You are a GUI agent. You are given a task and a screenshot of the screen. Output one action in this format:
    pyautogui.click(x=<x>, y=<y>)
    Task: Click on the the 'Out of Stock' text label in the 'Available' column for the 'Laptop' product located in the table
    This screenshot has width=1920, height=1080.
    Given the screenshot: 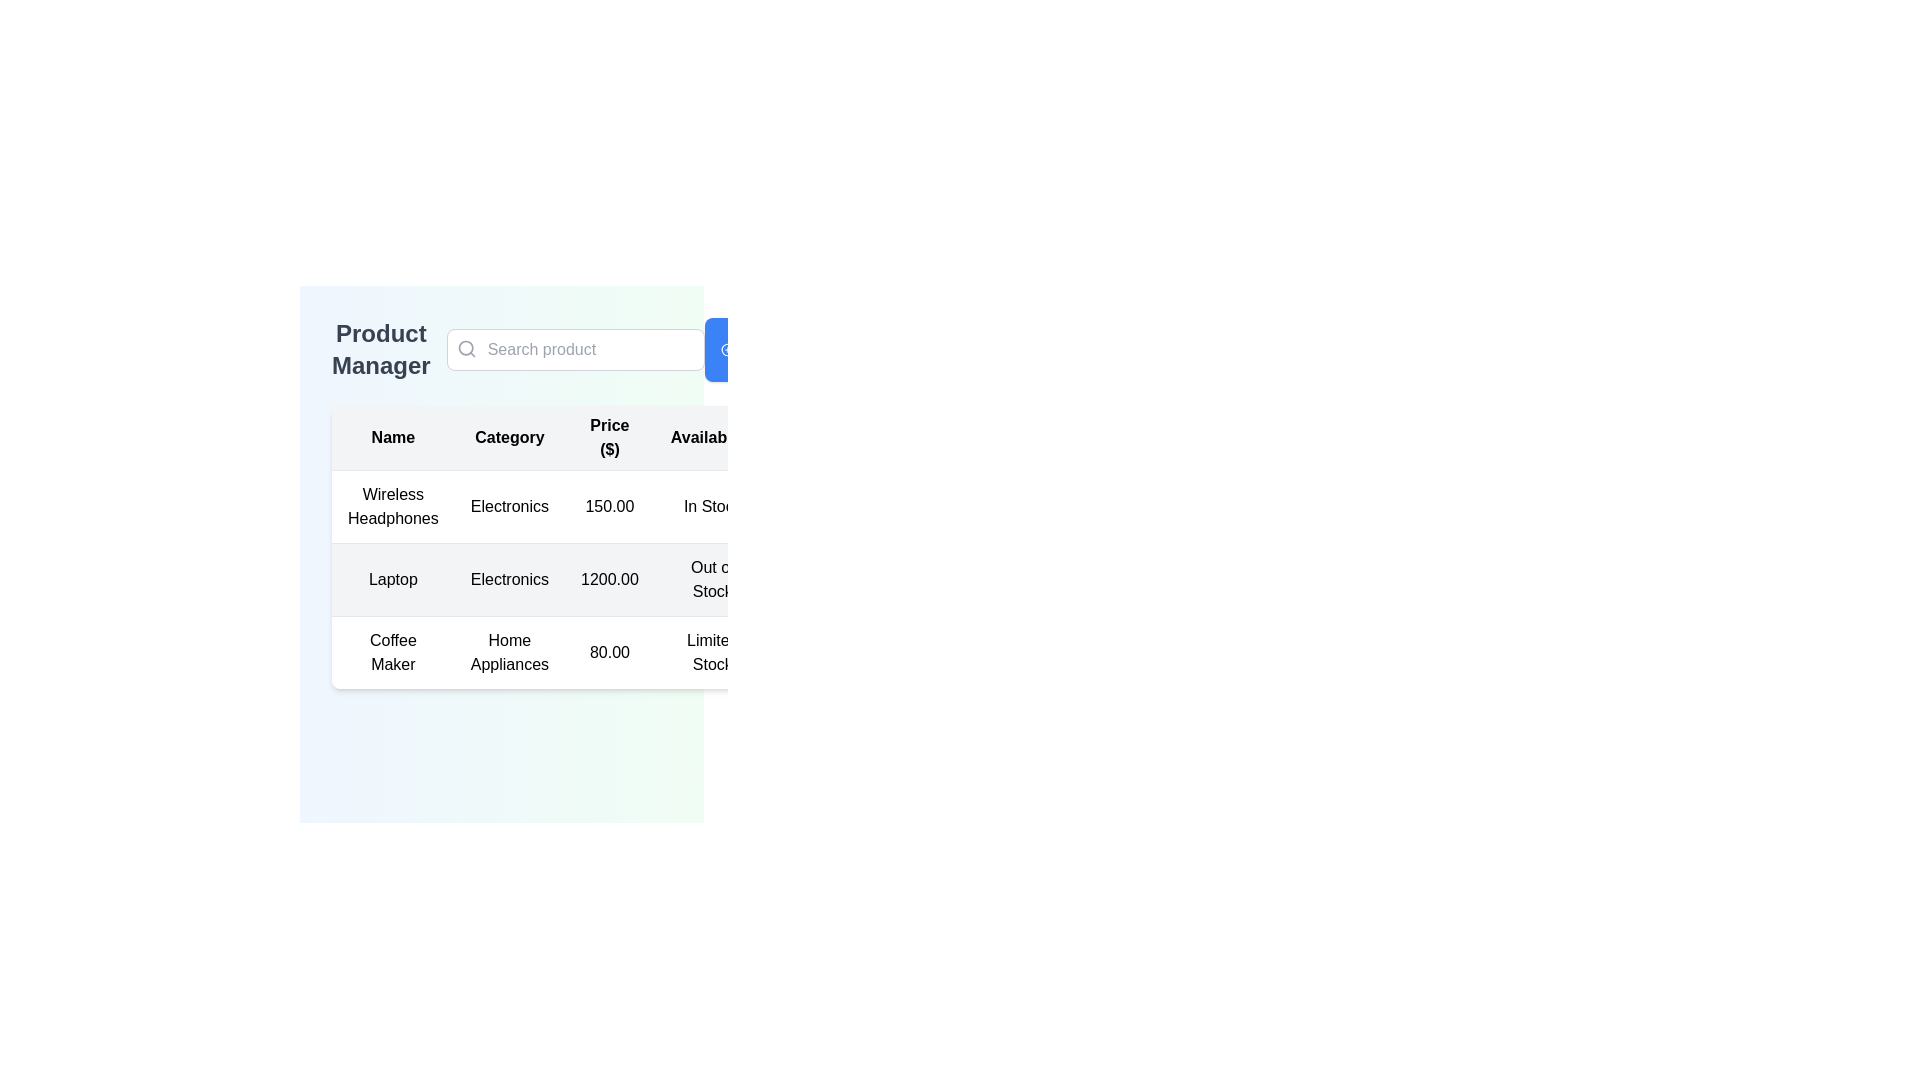 What is the action you would take?
    pyautogui.click(x=712, y=579)
    